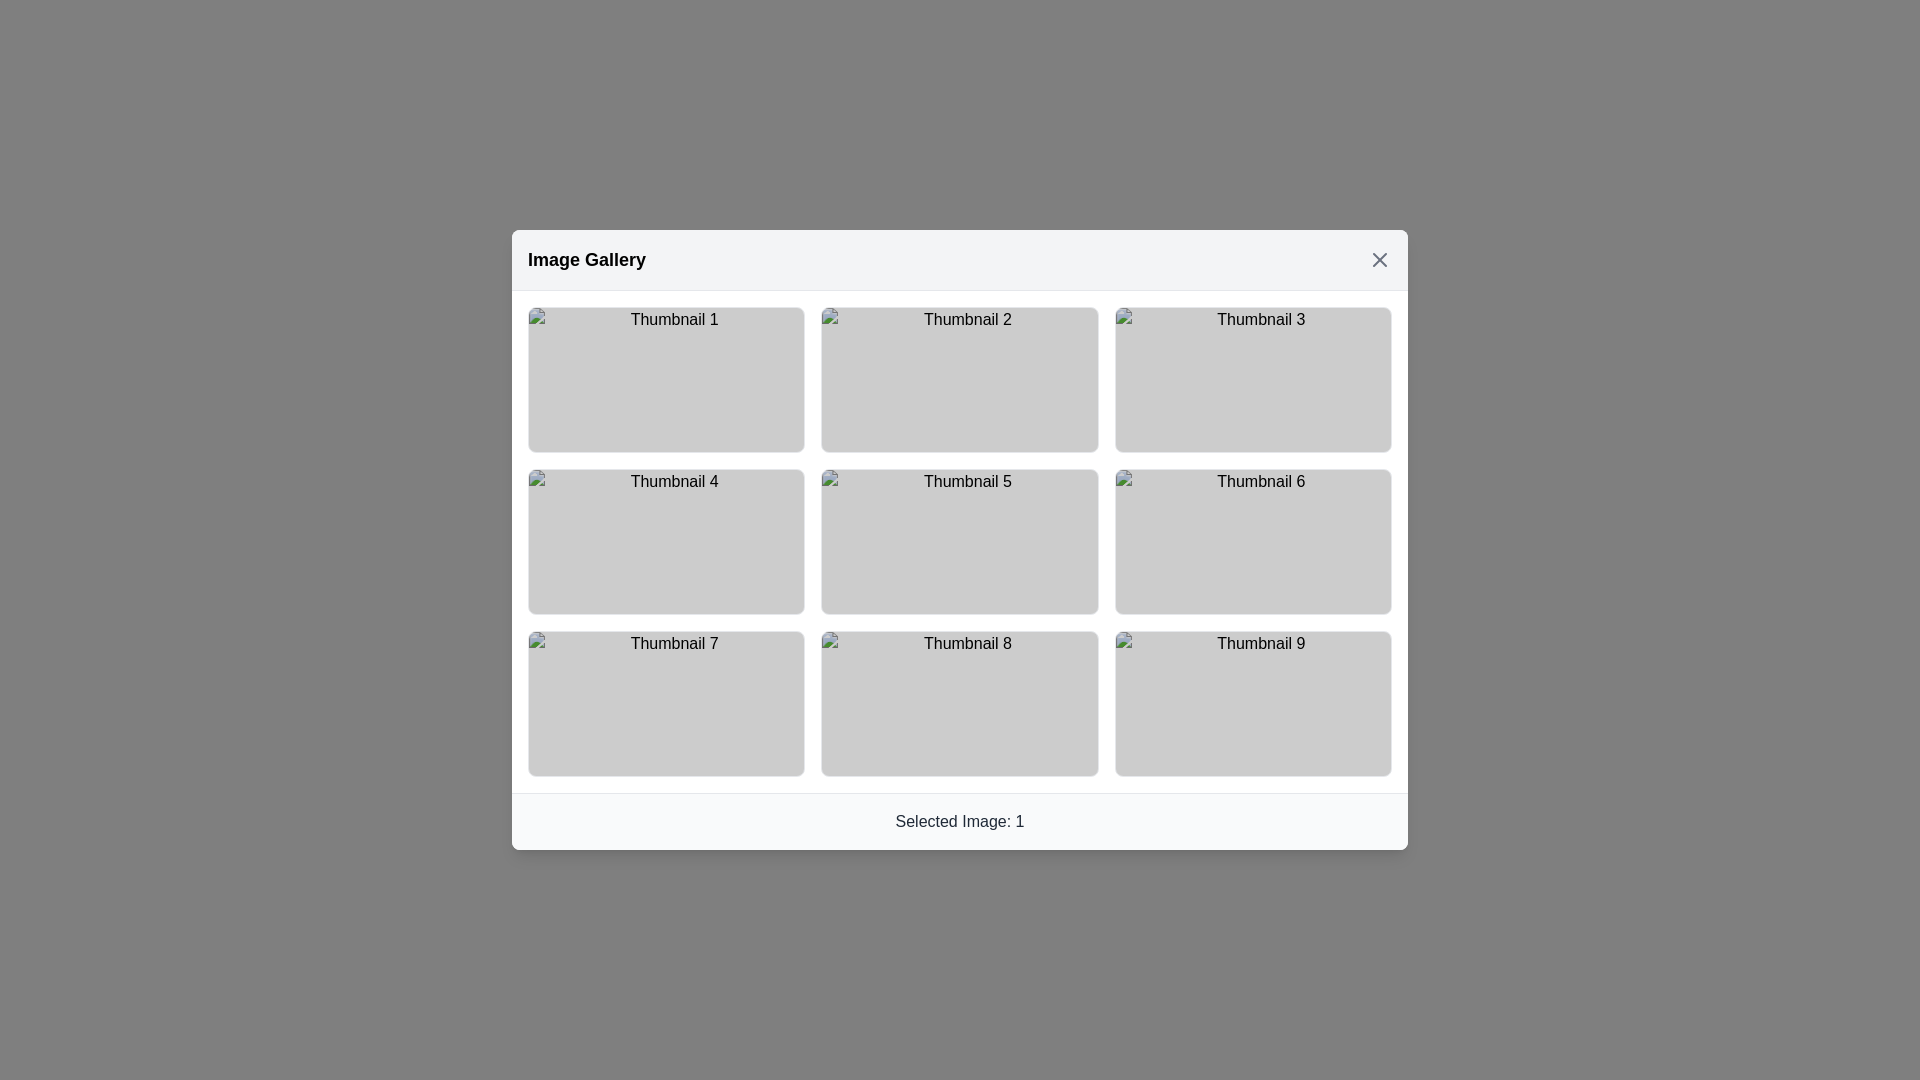 This screenshot has height=1080, width=1920. What do you see at coordinates (960, 380) in the screenshot?
I see `the interactive thumbnail component located in the image gallery grid, which is the second thumbnail in the first row` at bounding box center [960, 380].